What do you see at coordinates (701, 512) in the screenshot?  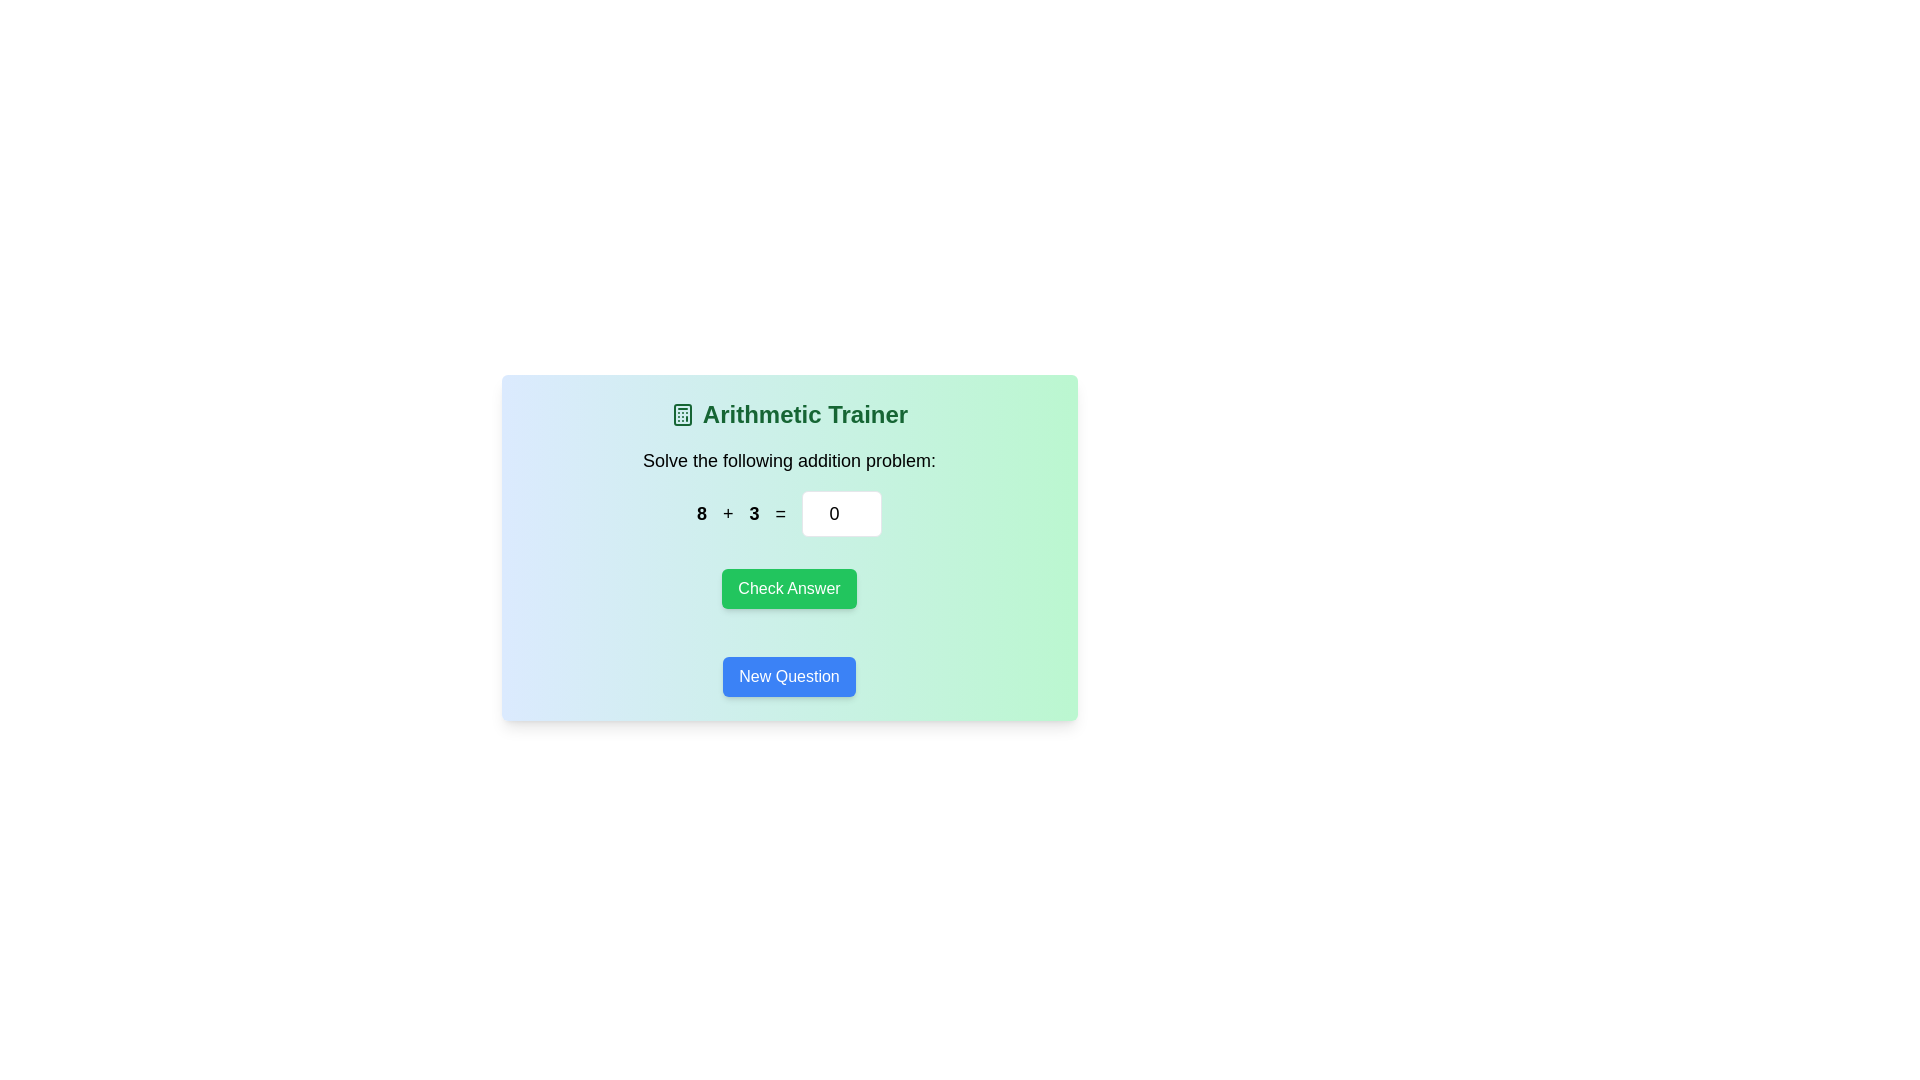 I see `the bold numeral '8' which is the first numeral in the arithmetic expression '8 + 3 = 0', located prominently at the beginning of the equation` at bounding box center [701, 512].